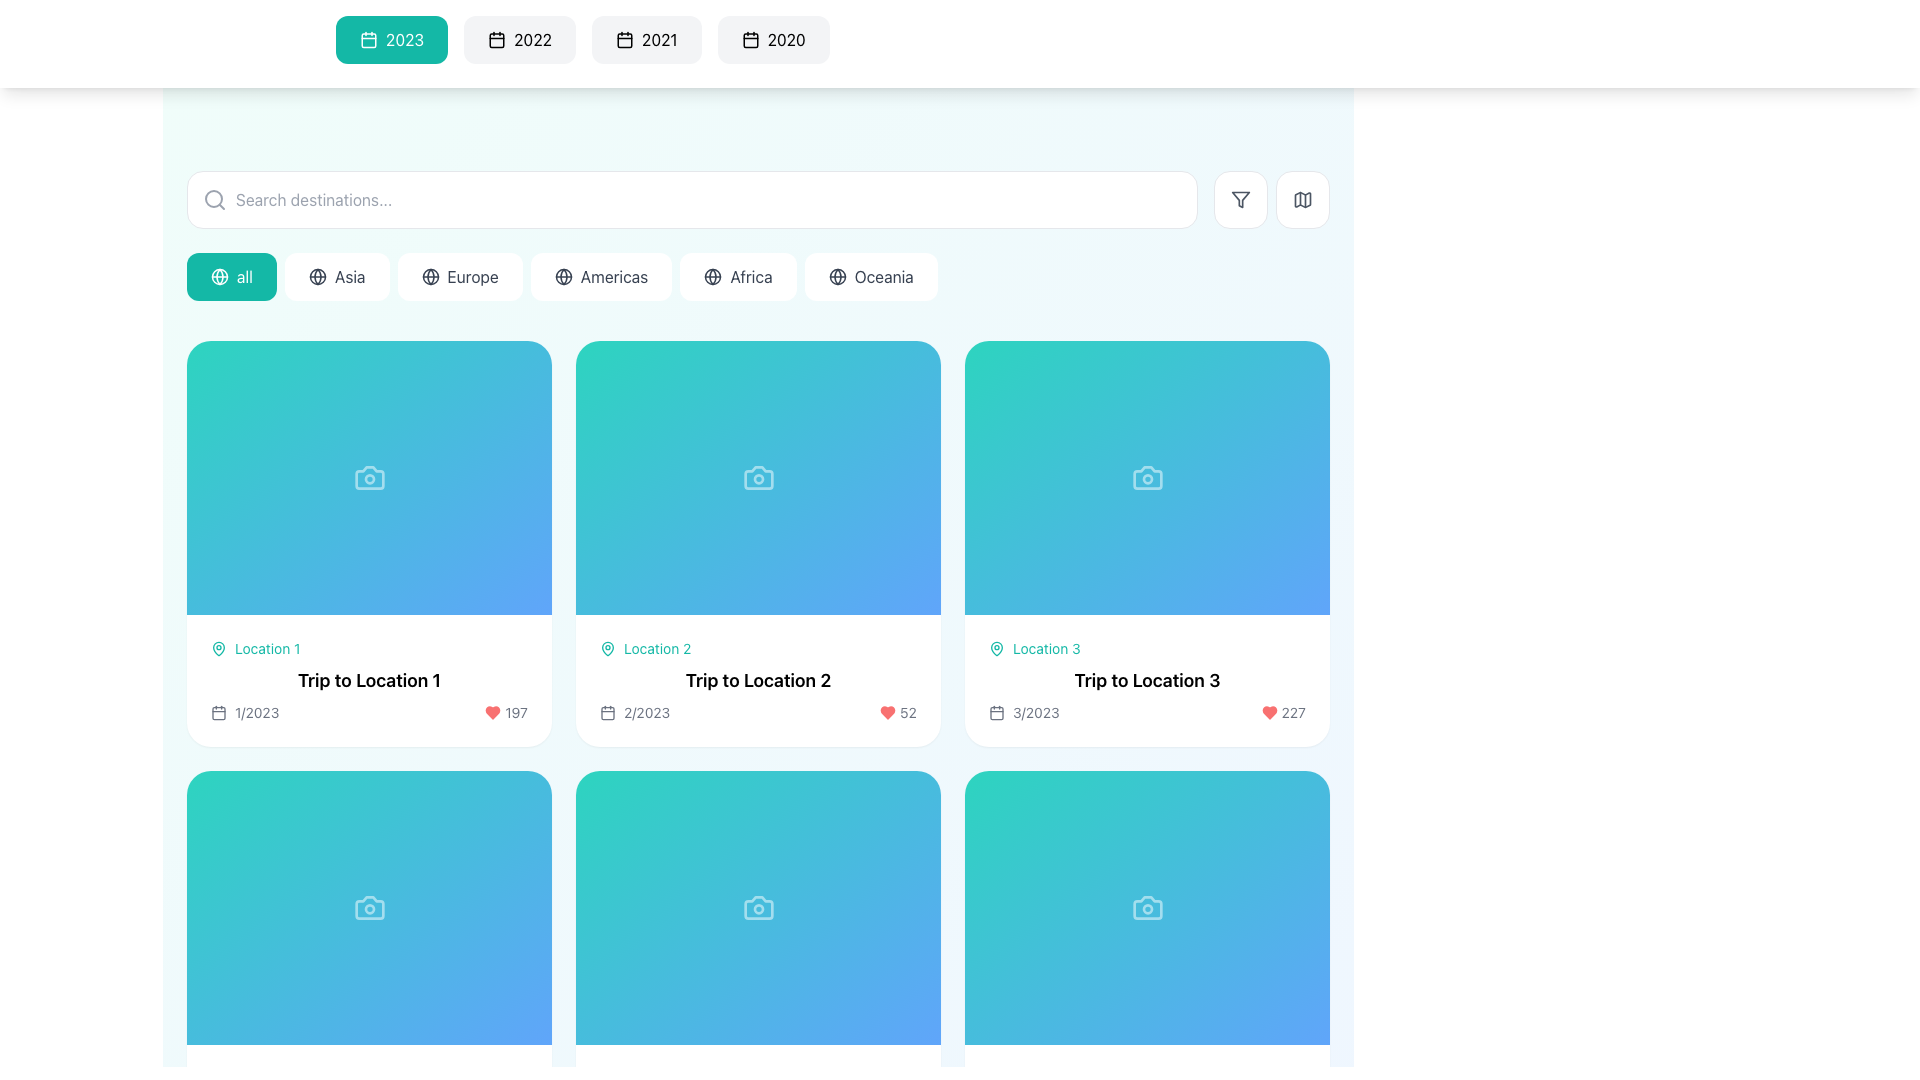 The height and width of the screenshot is (1080, 1920). What do you see at coordinates (997, 712) in the screenshot?
I see `the decorative SVG shape component of the calendar icon located in the bottom-left corner of the card for 'Trip to Location 3'` at bounding box center [997, 712].